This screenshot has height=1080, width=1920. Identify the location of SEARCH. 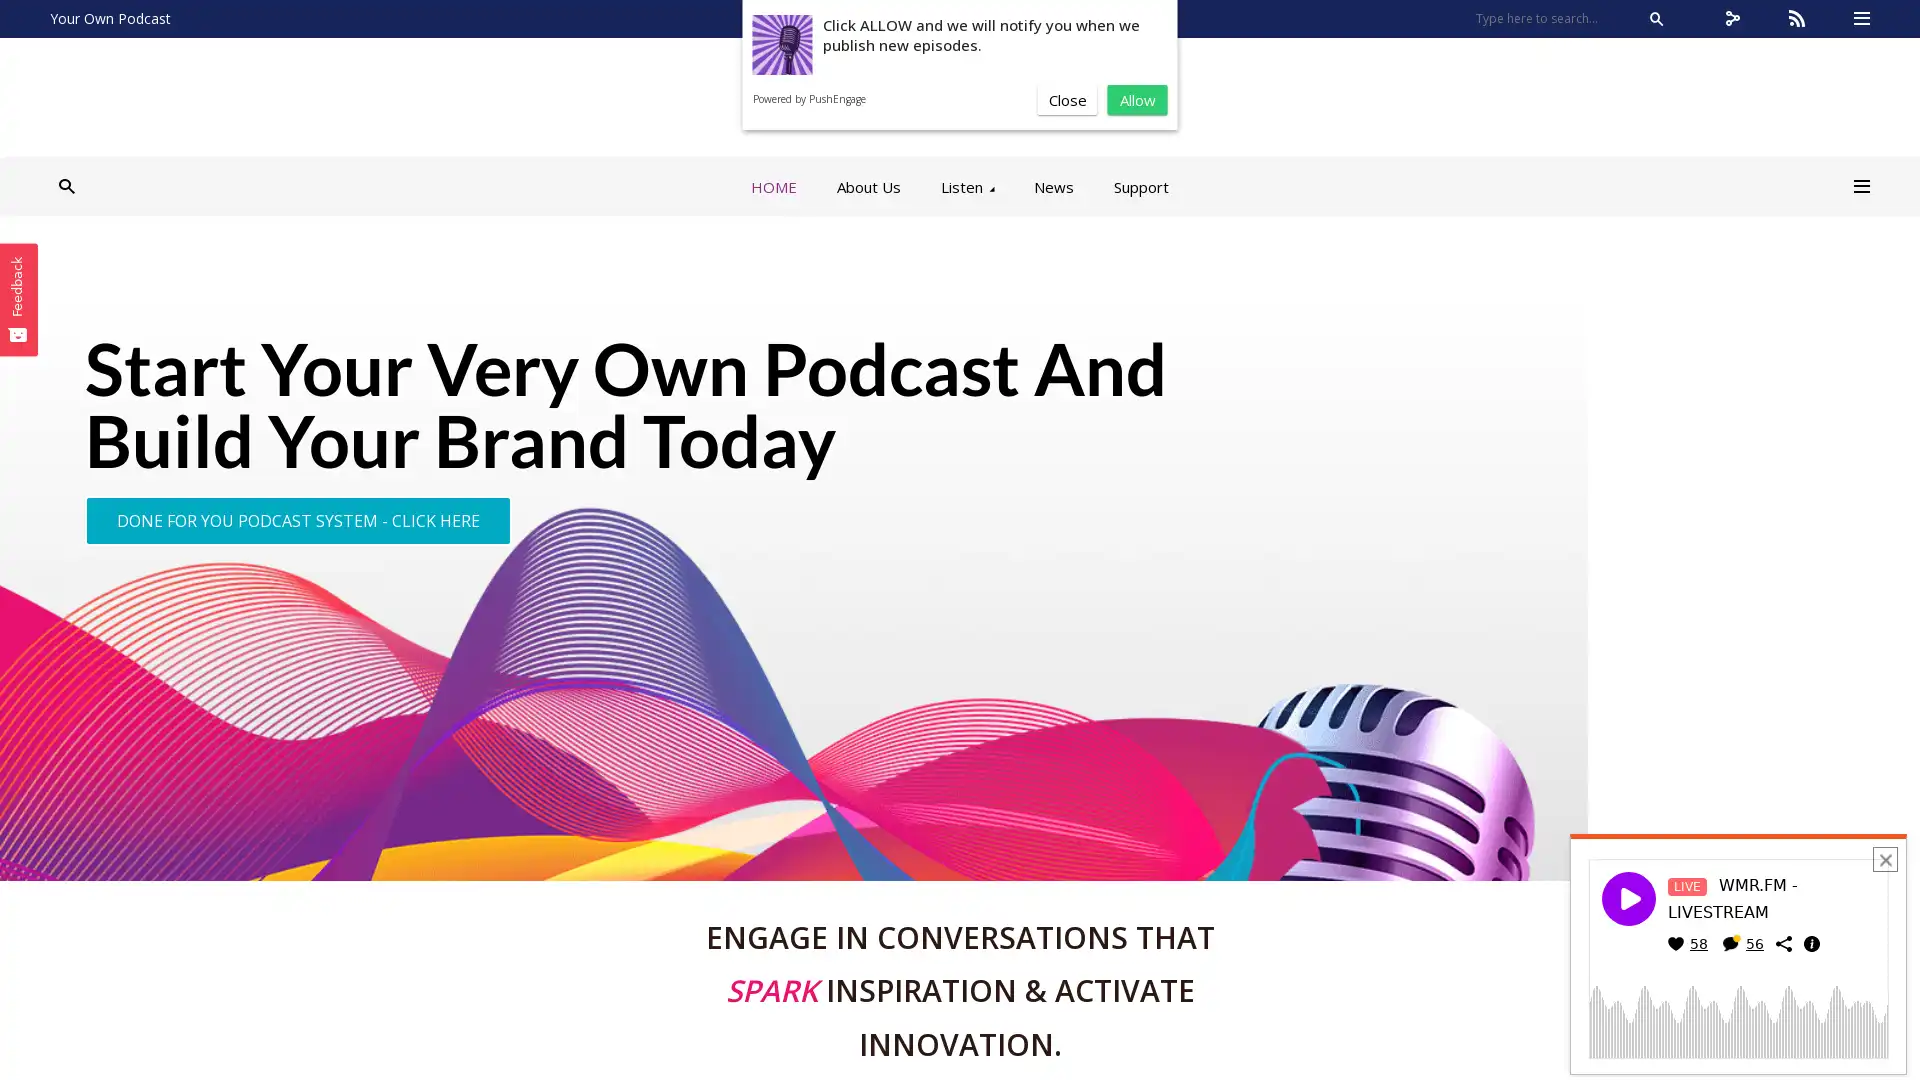
(1656, 19).